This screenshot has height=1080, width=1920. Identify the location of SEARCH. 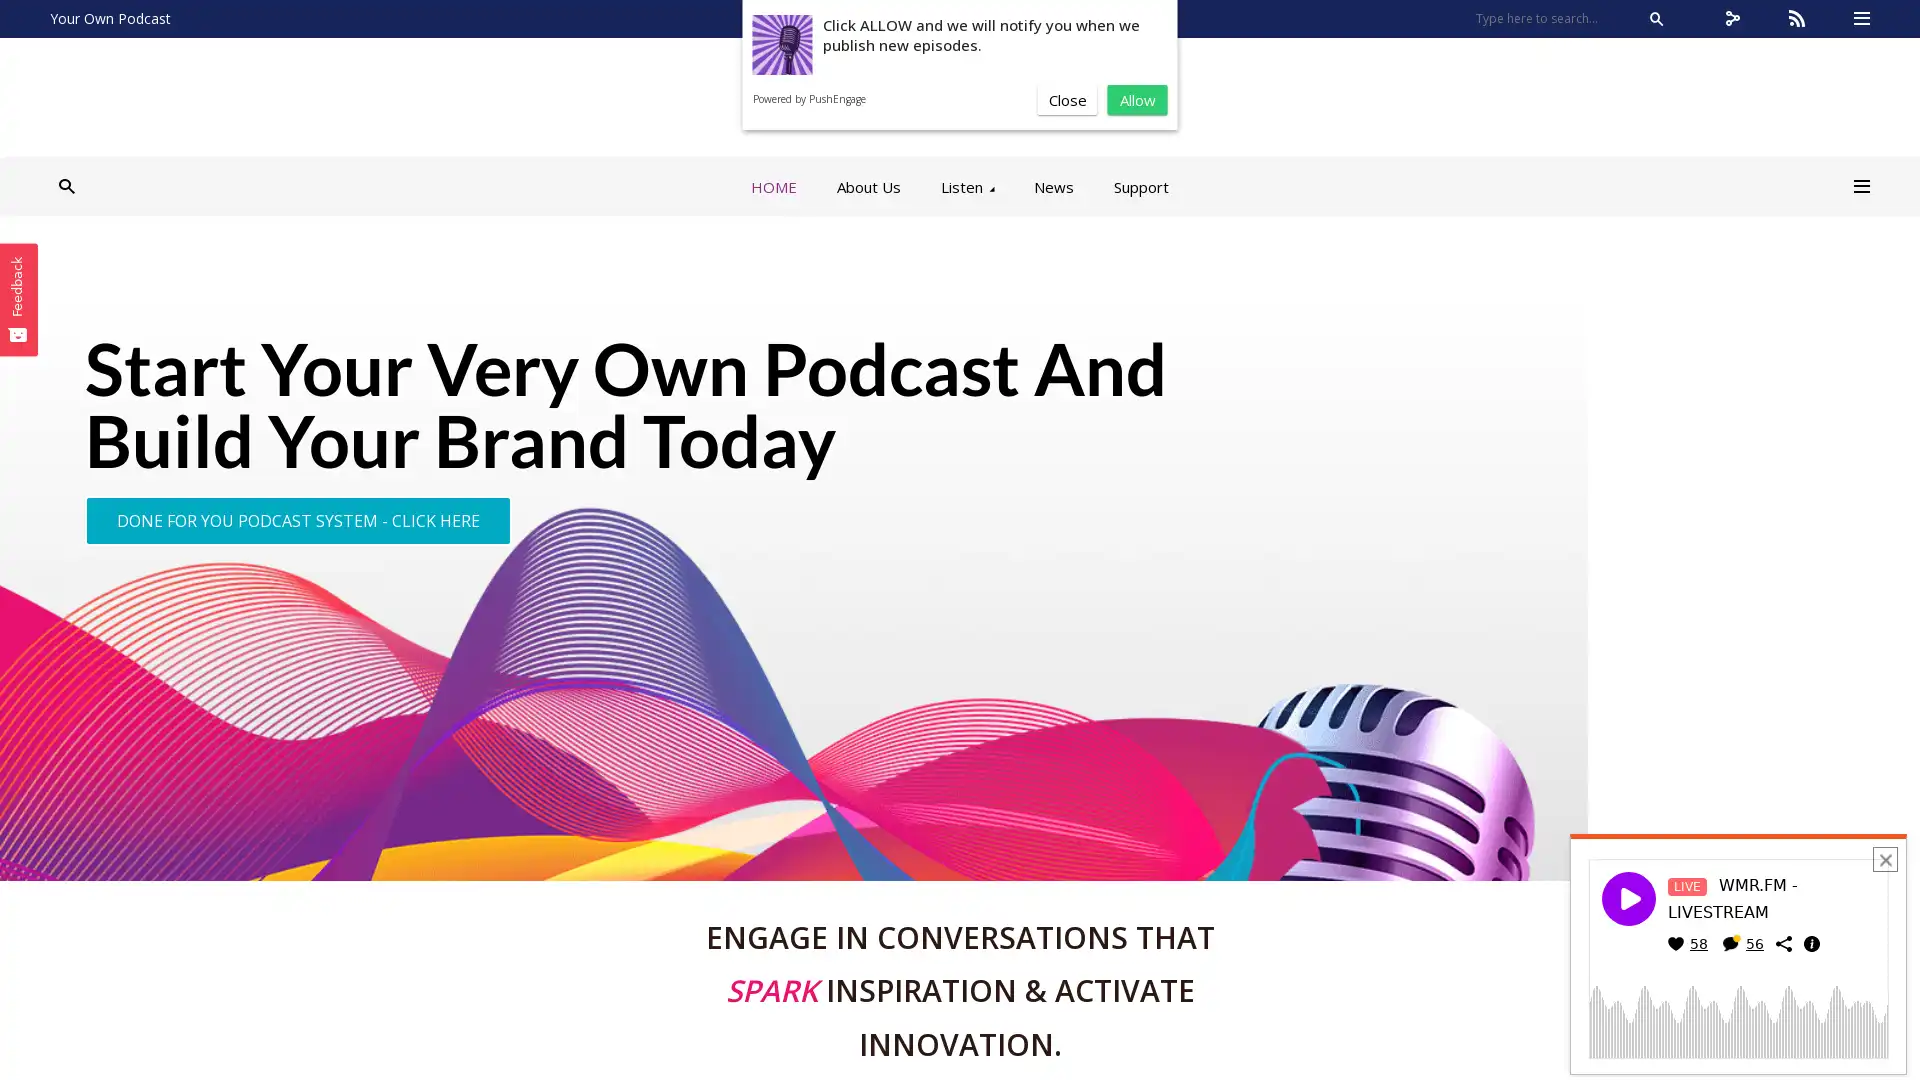
(1656, 19).